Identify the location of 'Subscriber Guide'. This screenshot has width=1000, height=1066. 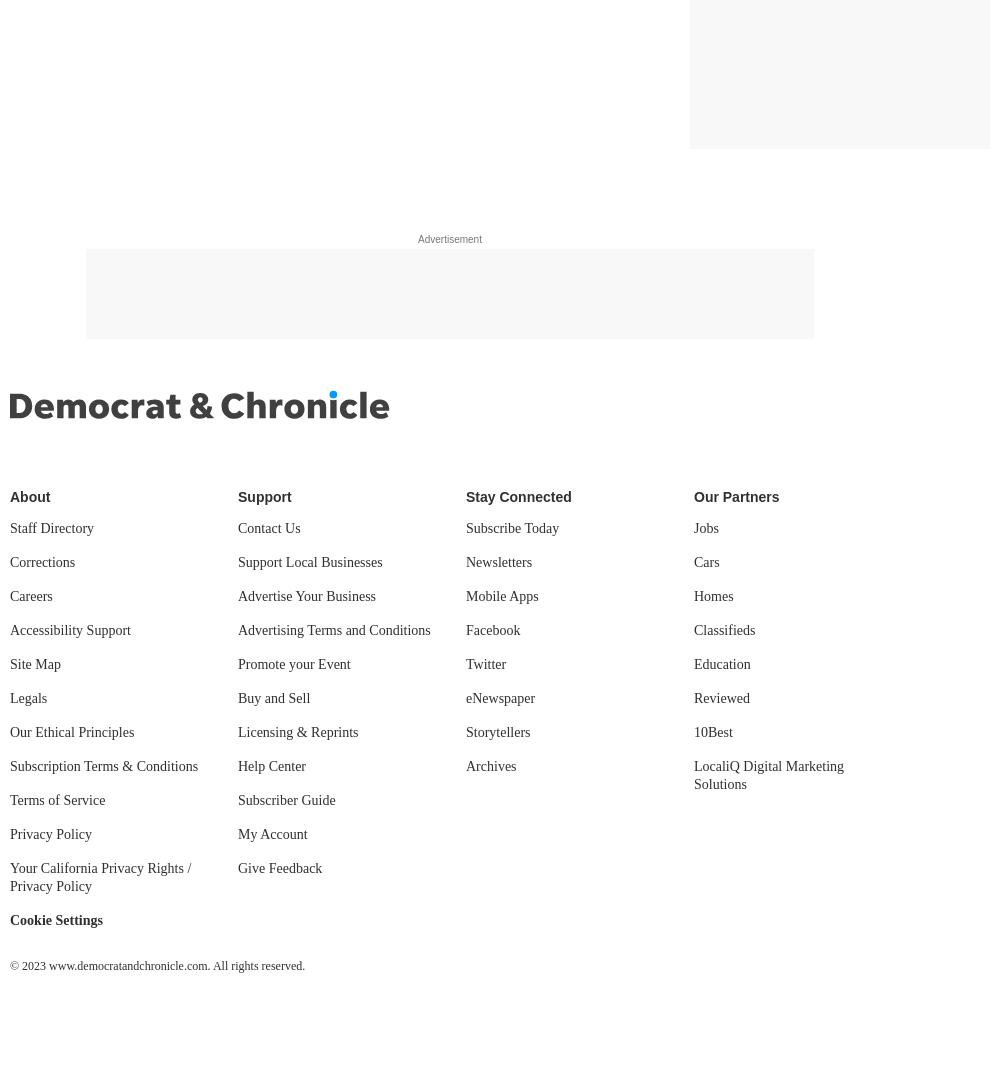
(286, 800).